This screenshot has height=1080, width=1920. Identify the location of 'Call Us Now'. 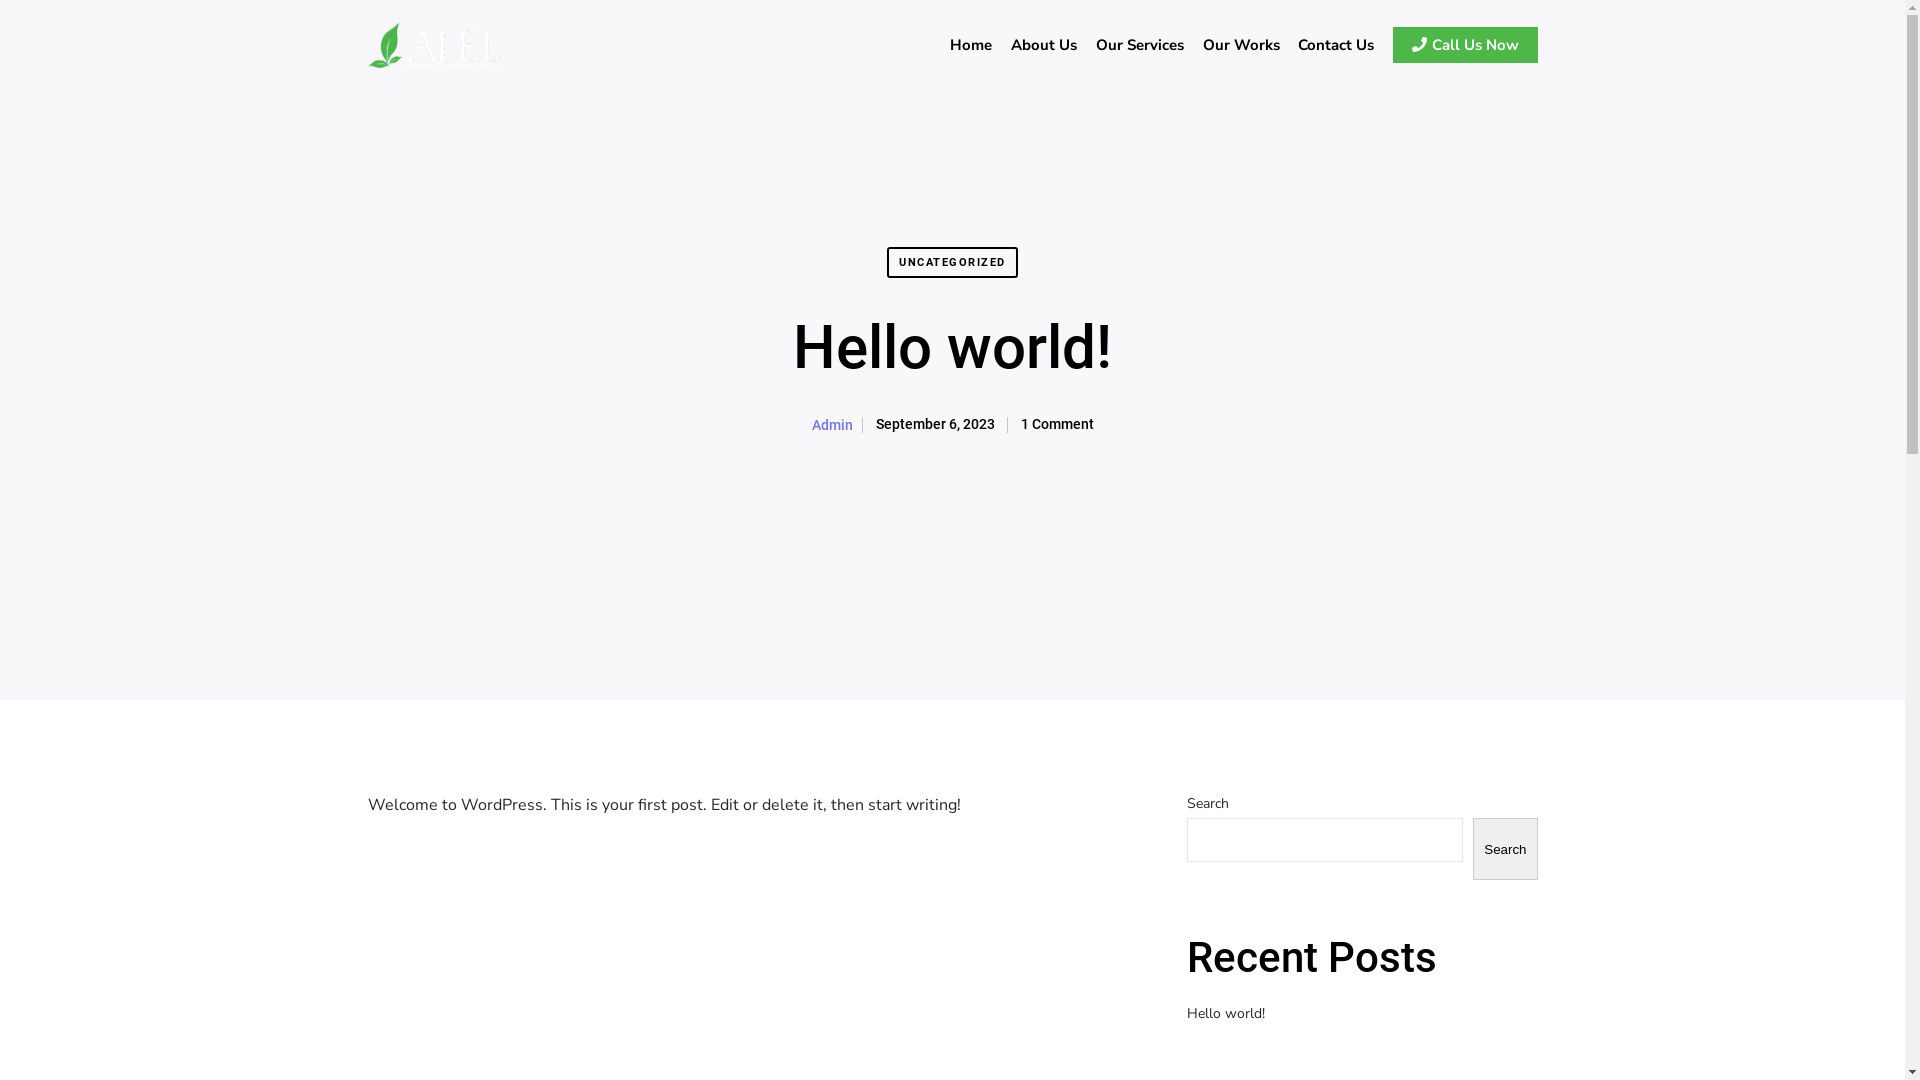
(1462, 45).